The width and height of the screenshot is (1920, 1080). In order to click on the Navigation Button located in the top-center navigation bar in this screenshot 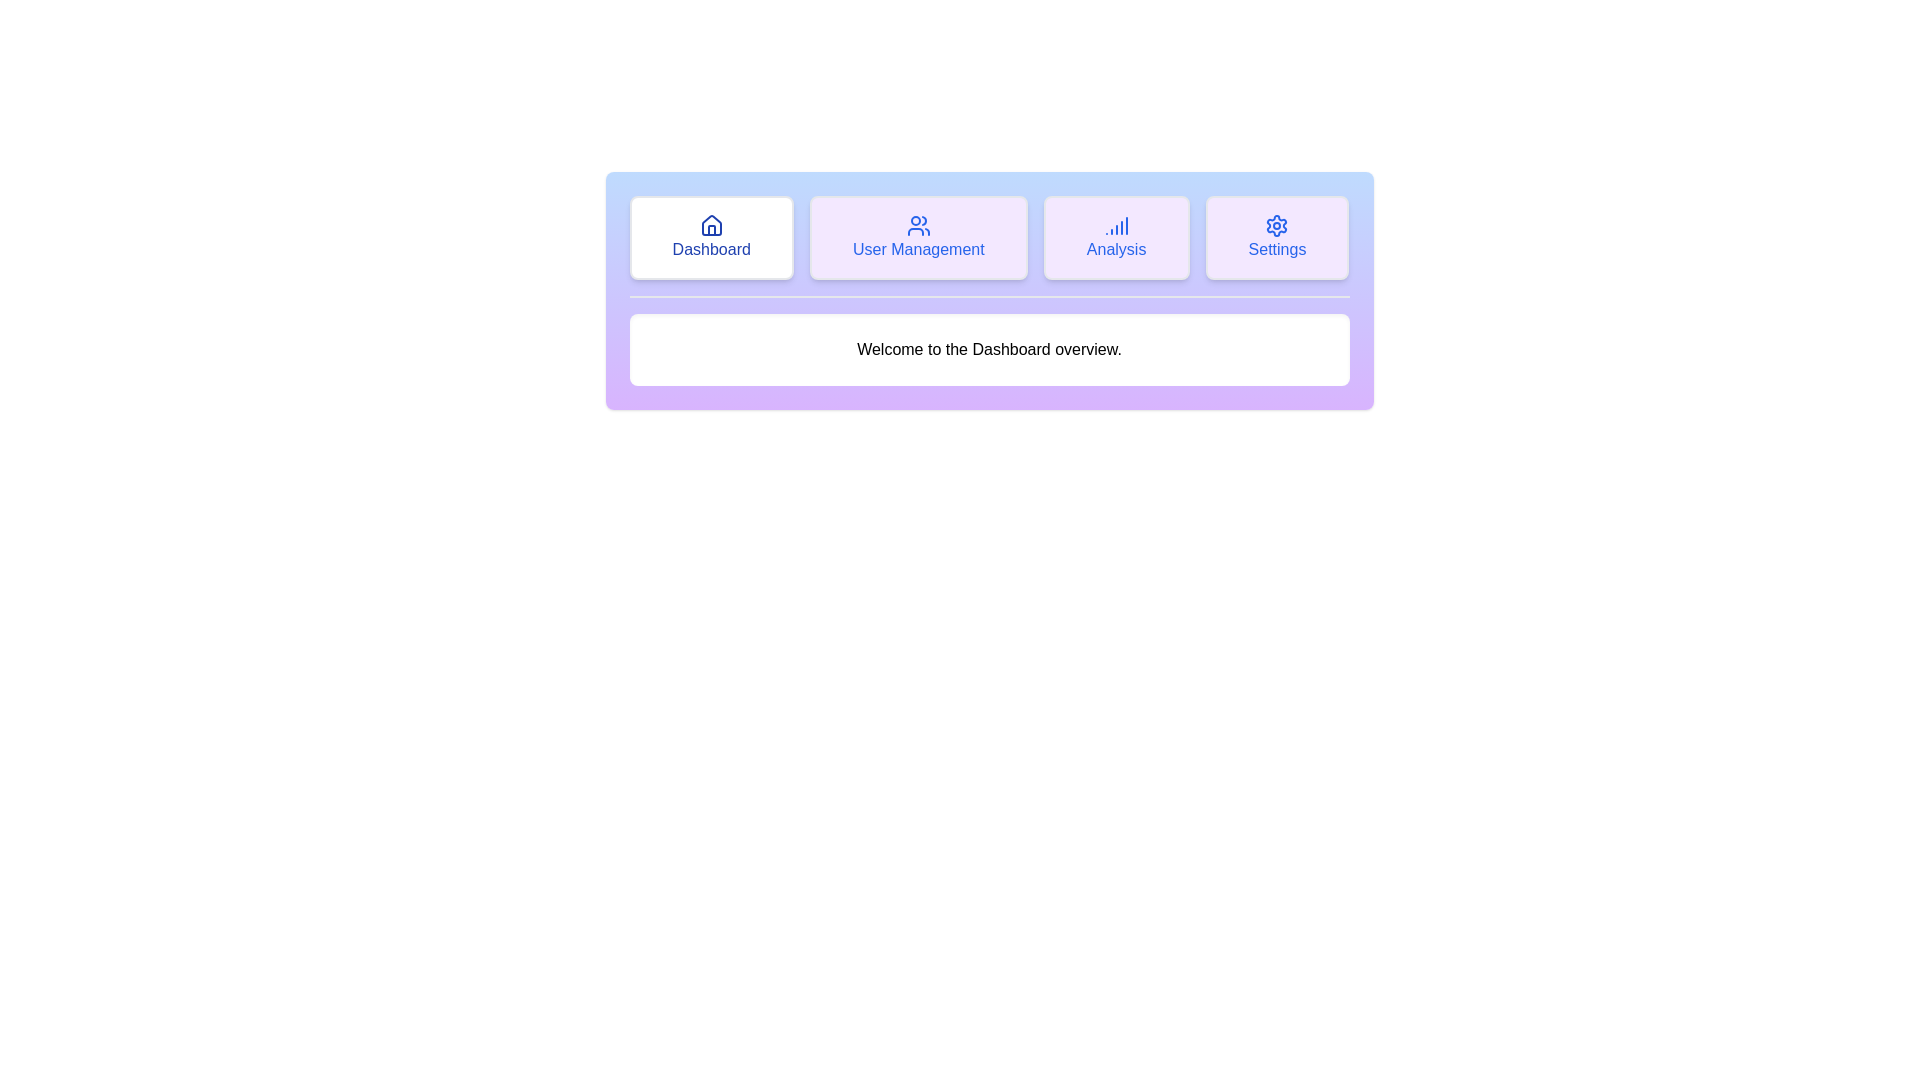, I will do `click(917, 237)`.